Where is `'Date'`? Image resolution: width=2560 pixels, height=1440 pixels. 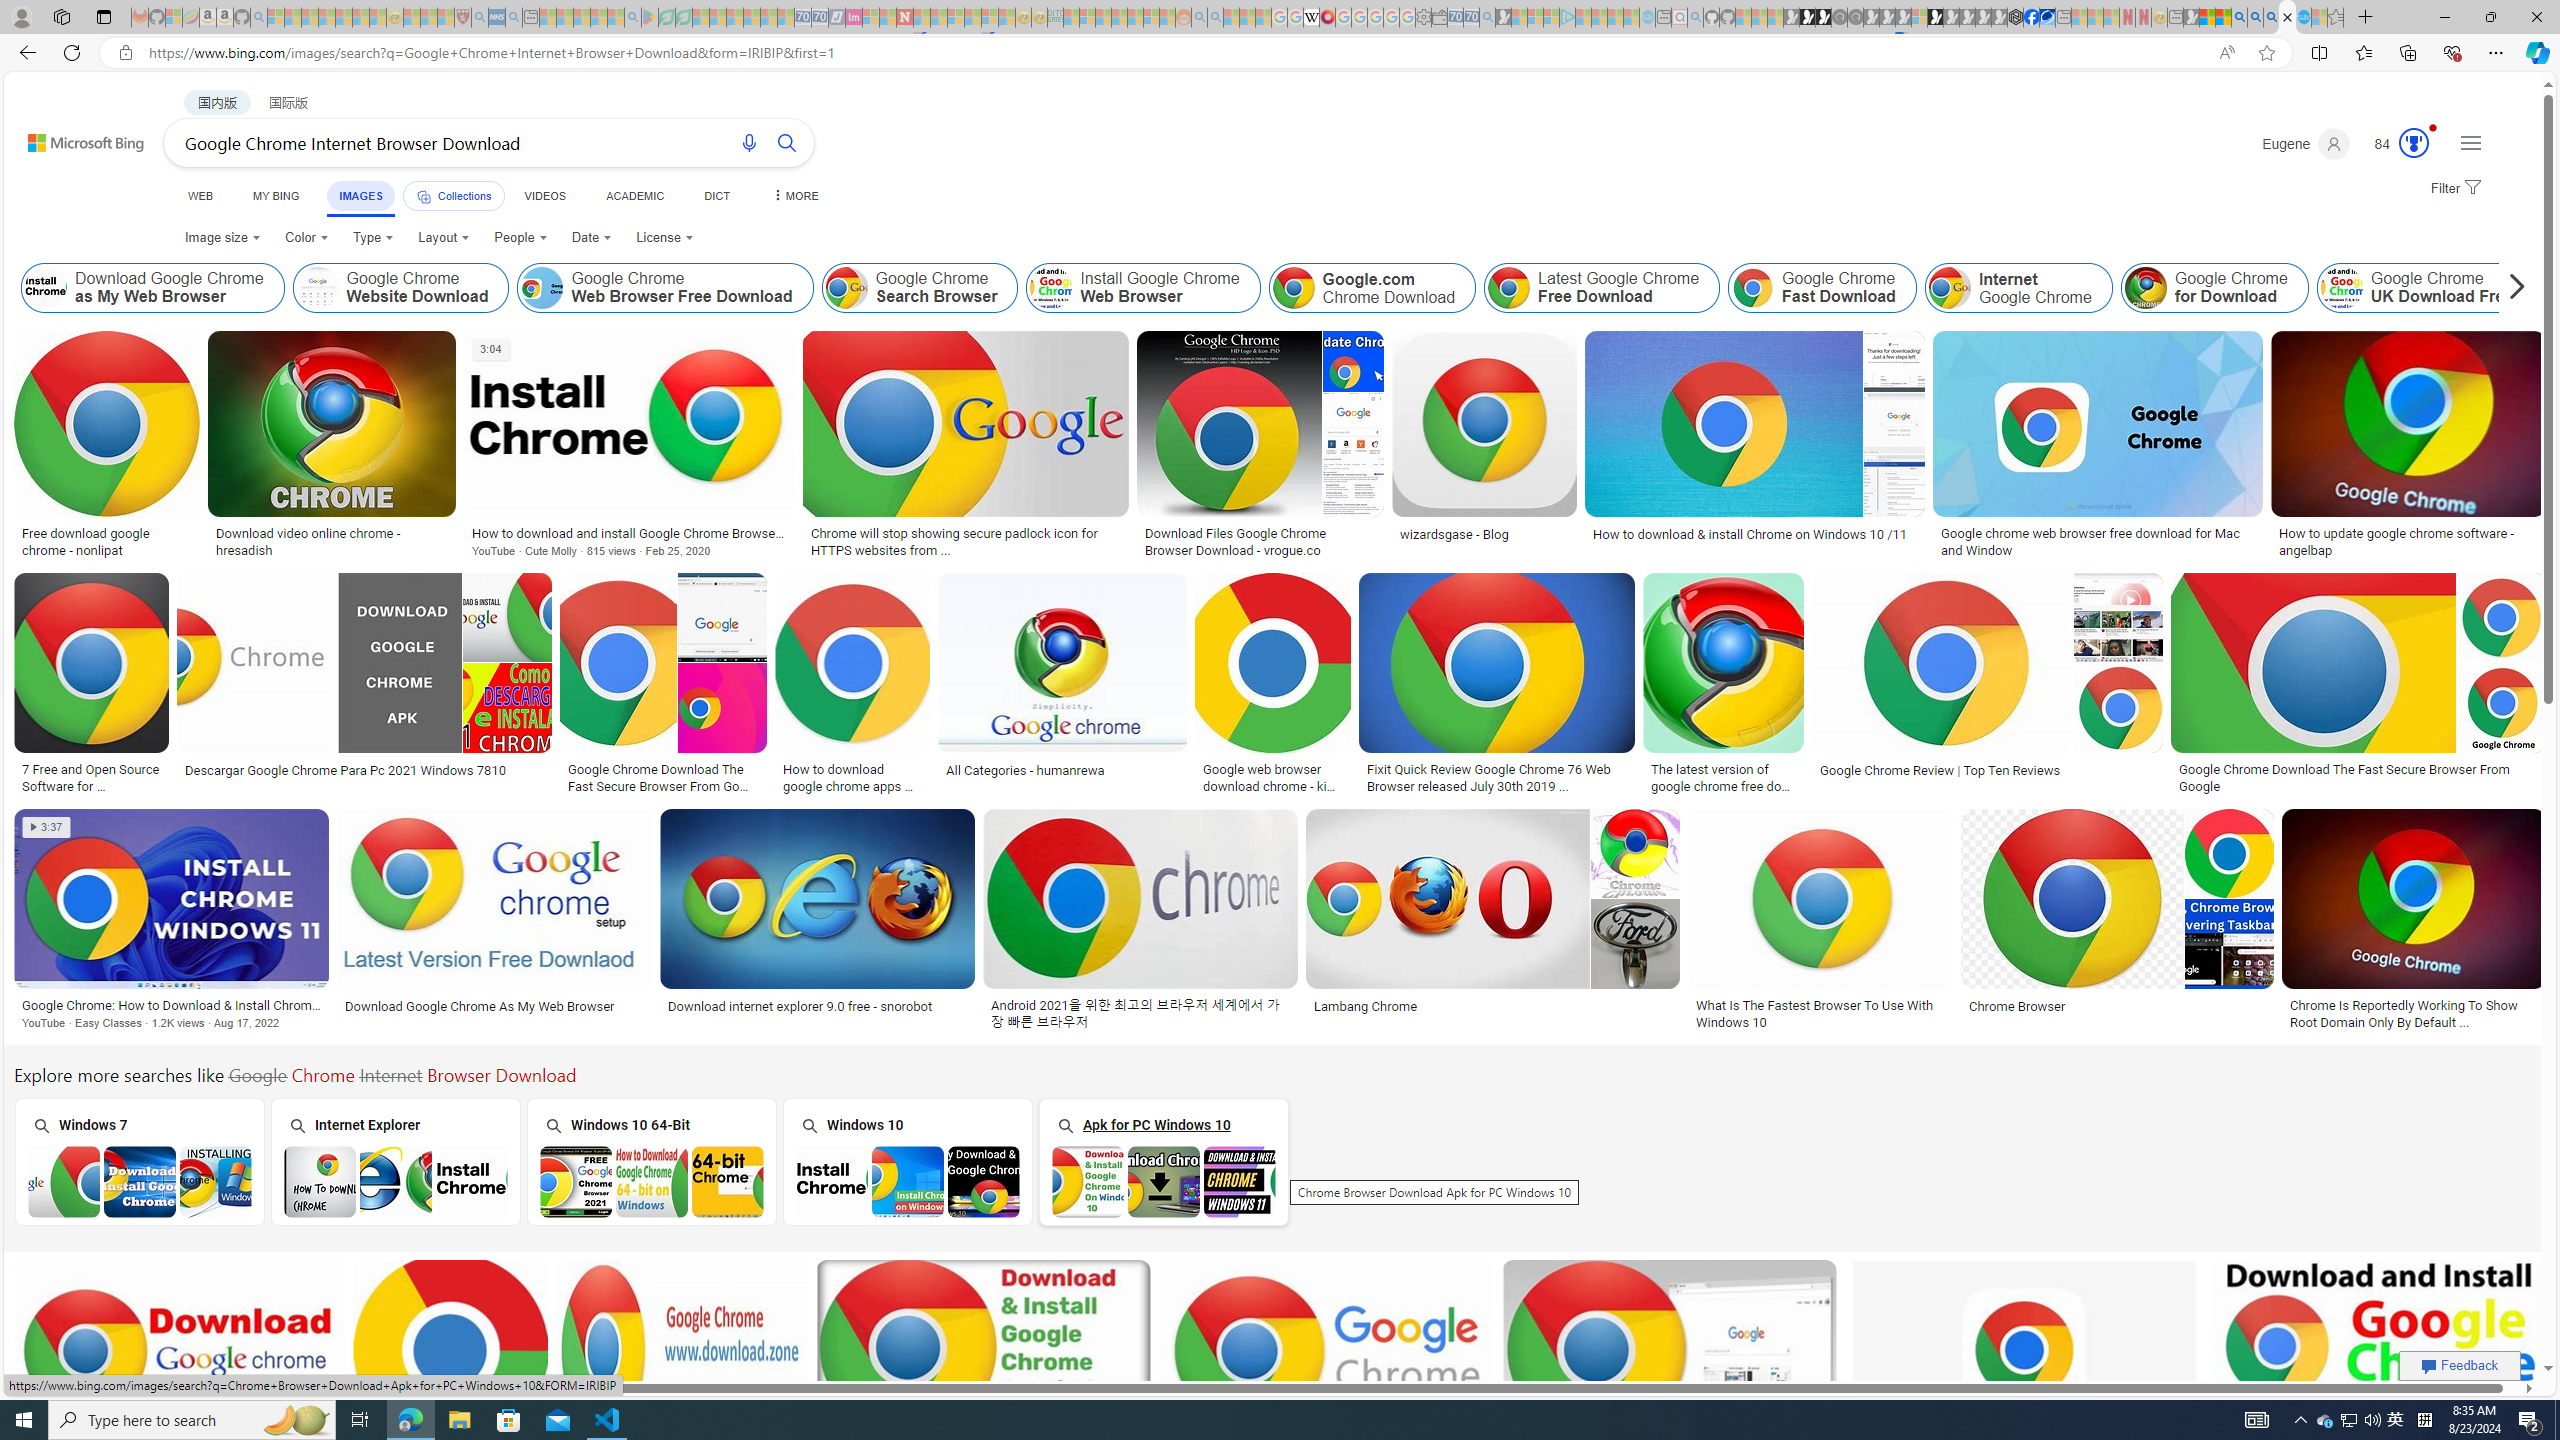 'Date' is located at coordinates (591, 237).